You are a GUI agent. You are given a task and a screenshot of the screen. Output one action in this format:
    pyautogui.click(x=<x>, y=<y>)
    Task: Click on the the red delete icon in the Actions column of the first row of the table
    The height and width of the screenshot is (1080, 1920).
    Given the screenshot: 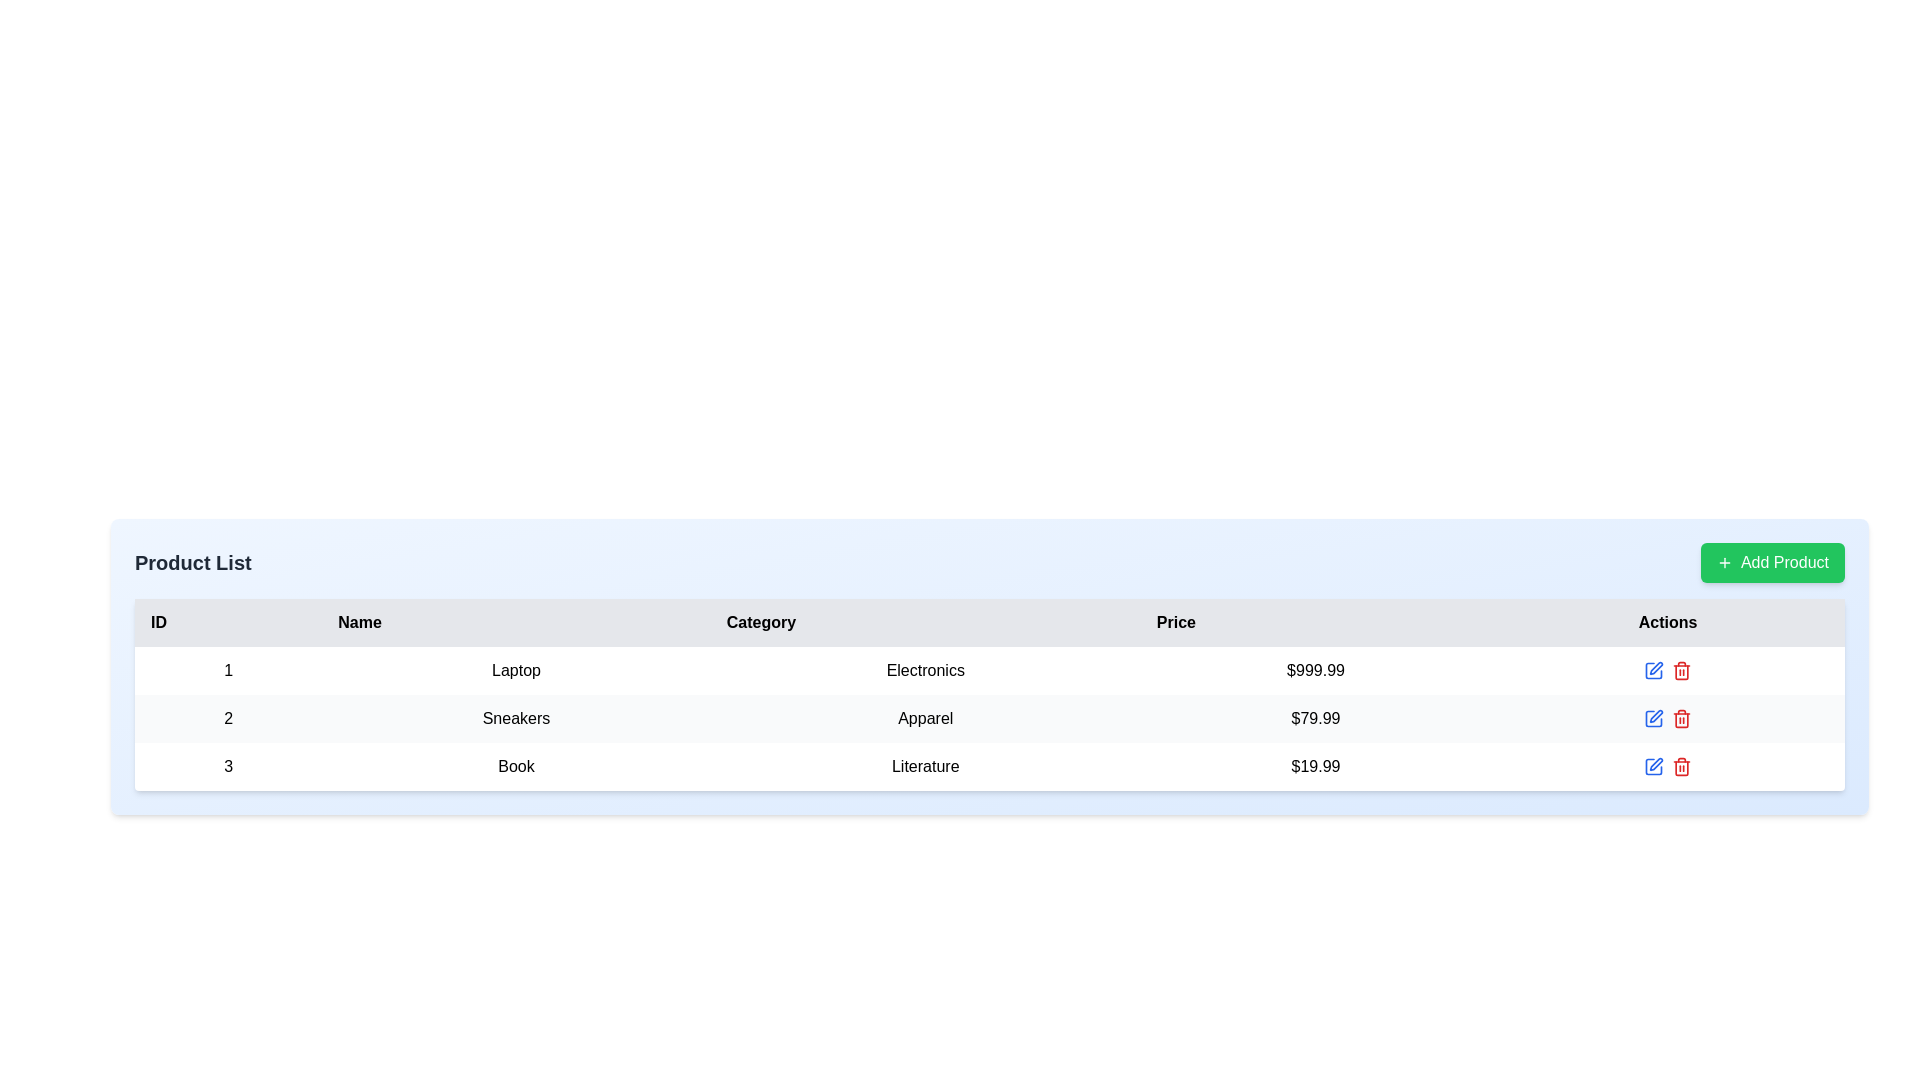 What is the action you would take?
    pyautogui.click(x=1668, y=671)
    